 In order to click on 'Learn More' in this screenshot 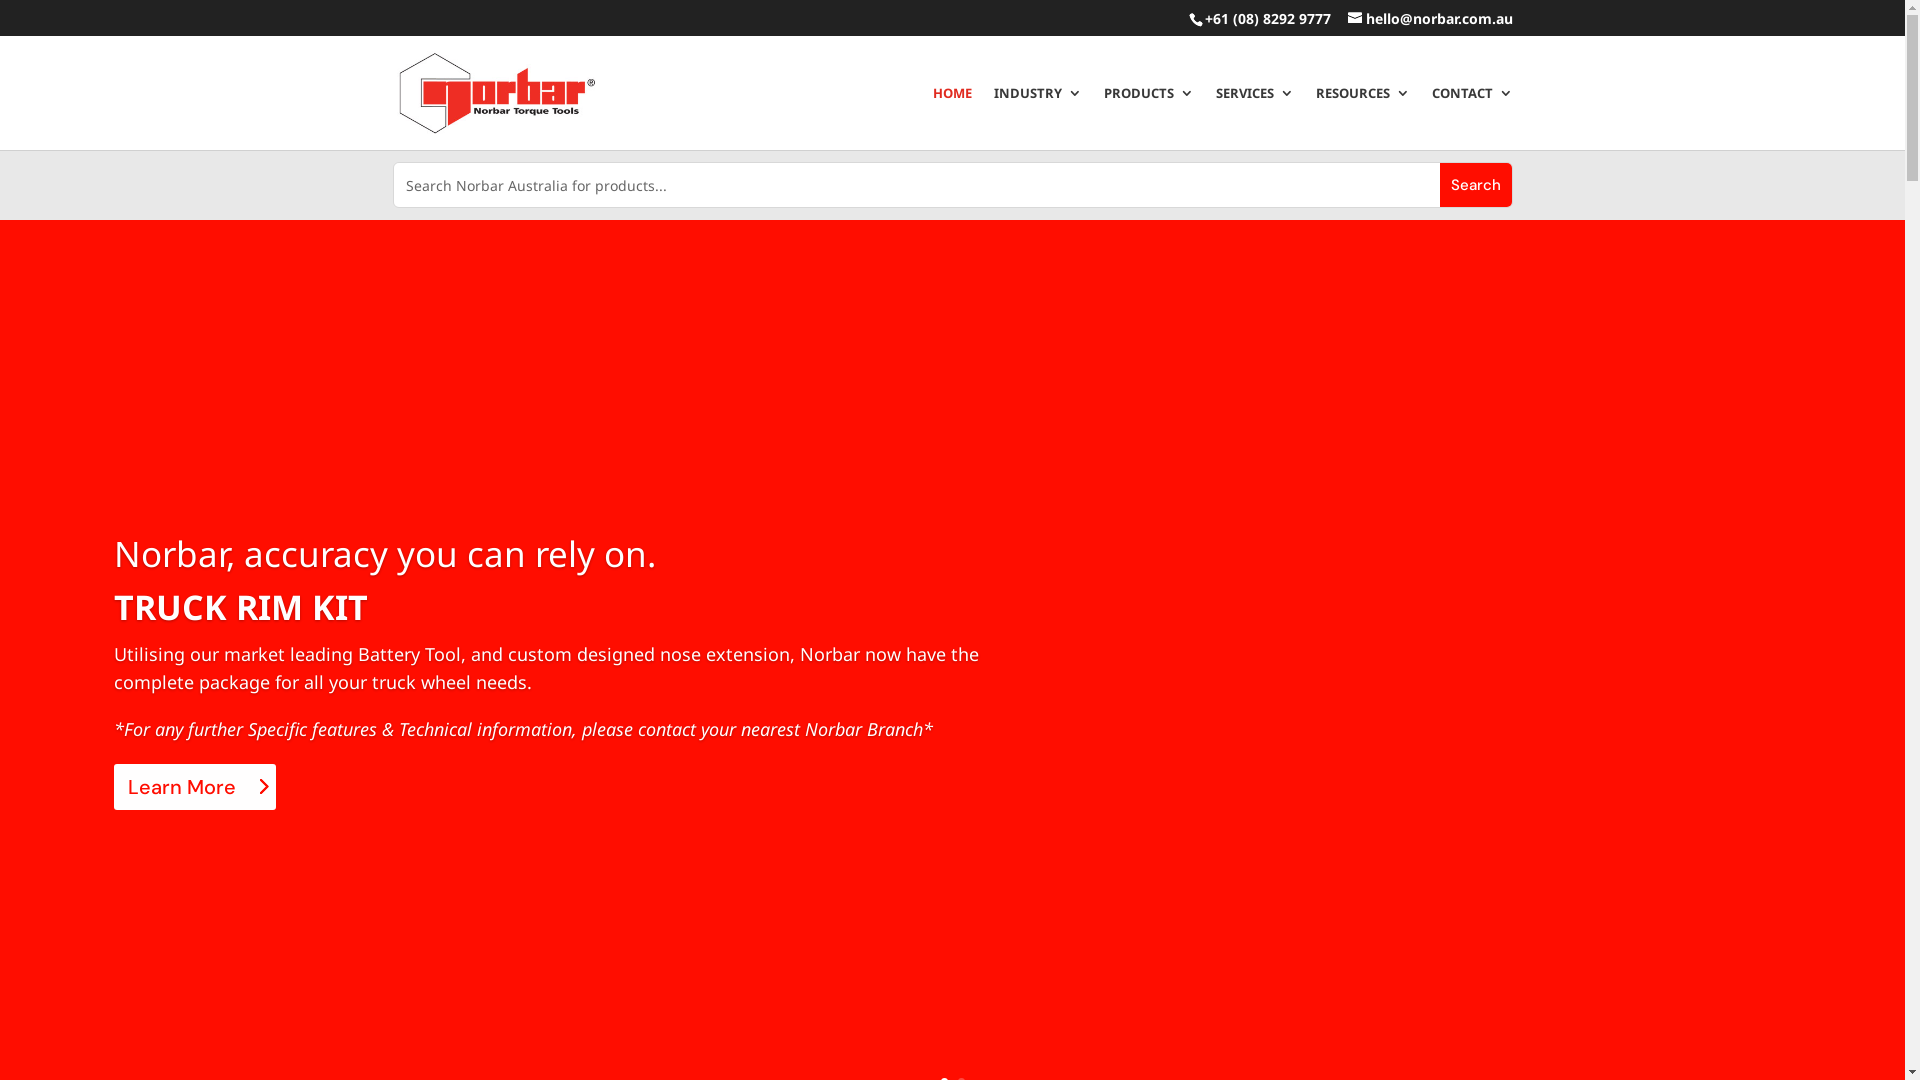, I will do `click(195, 785)`.